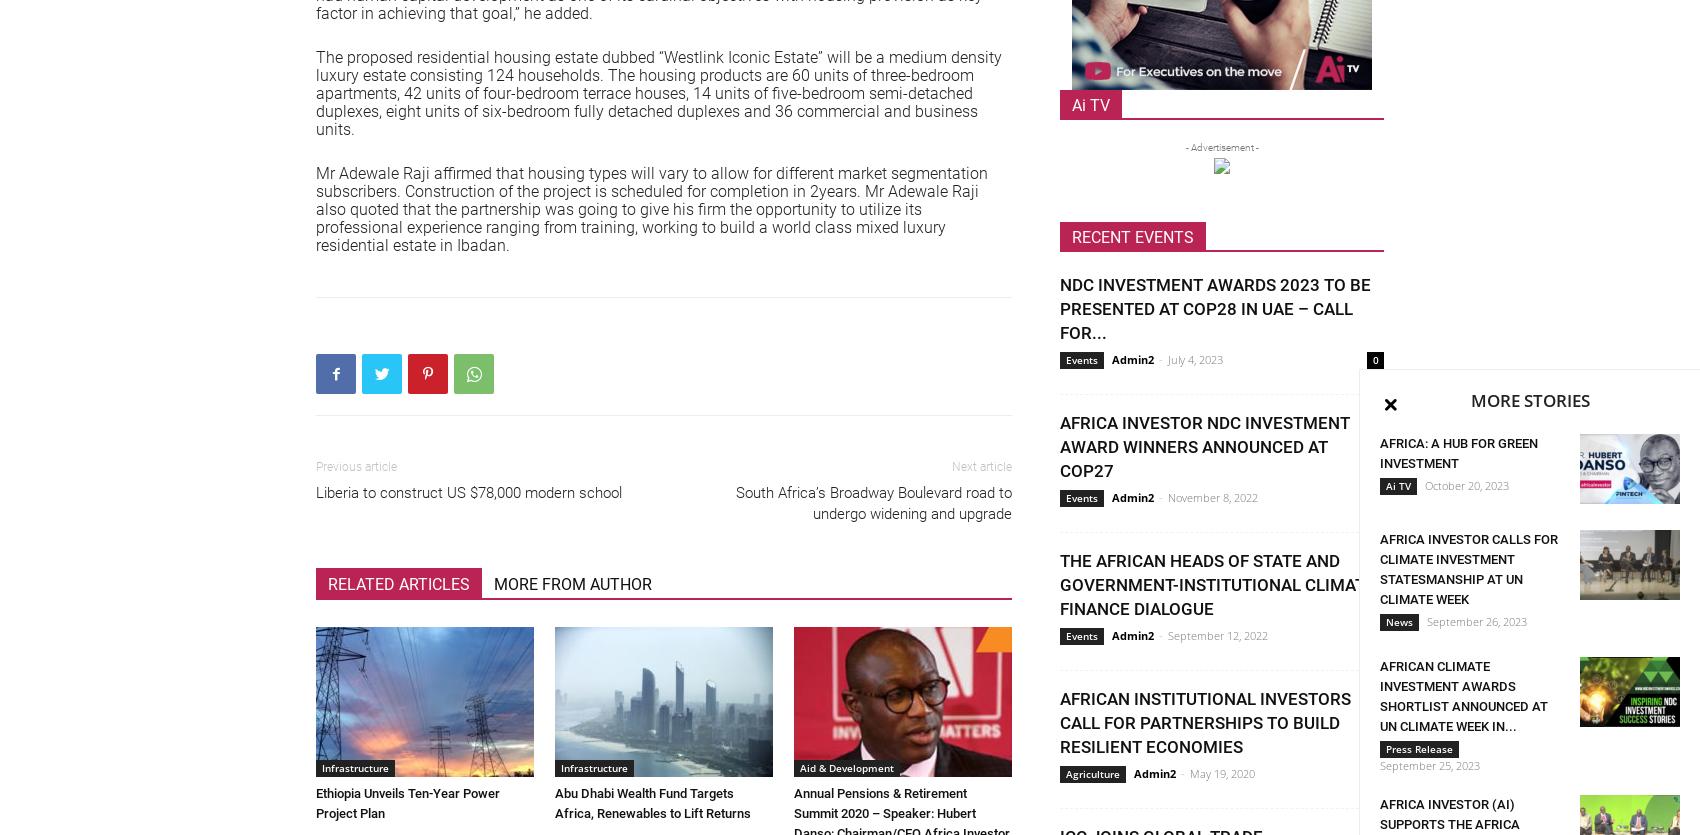 The width and height of the screenshot is (1700, 835). Describe the element at coordinates (1168, 634) in the screenshot. I see `'September 12, 2022'` at that location.